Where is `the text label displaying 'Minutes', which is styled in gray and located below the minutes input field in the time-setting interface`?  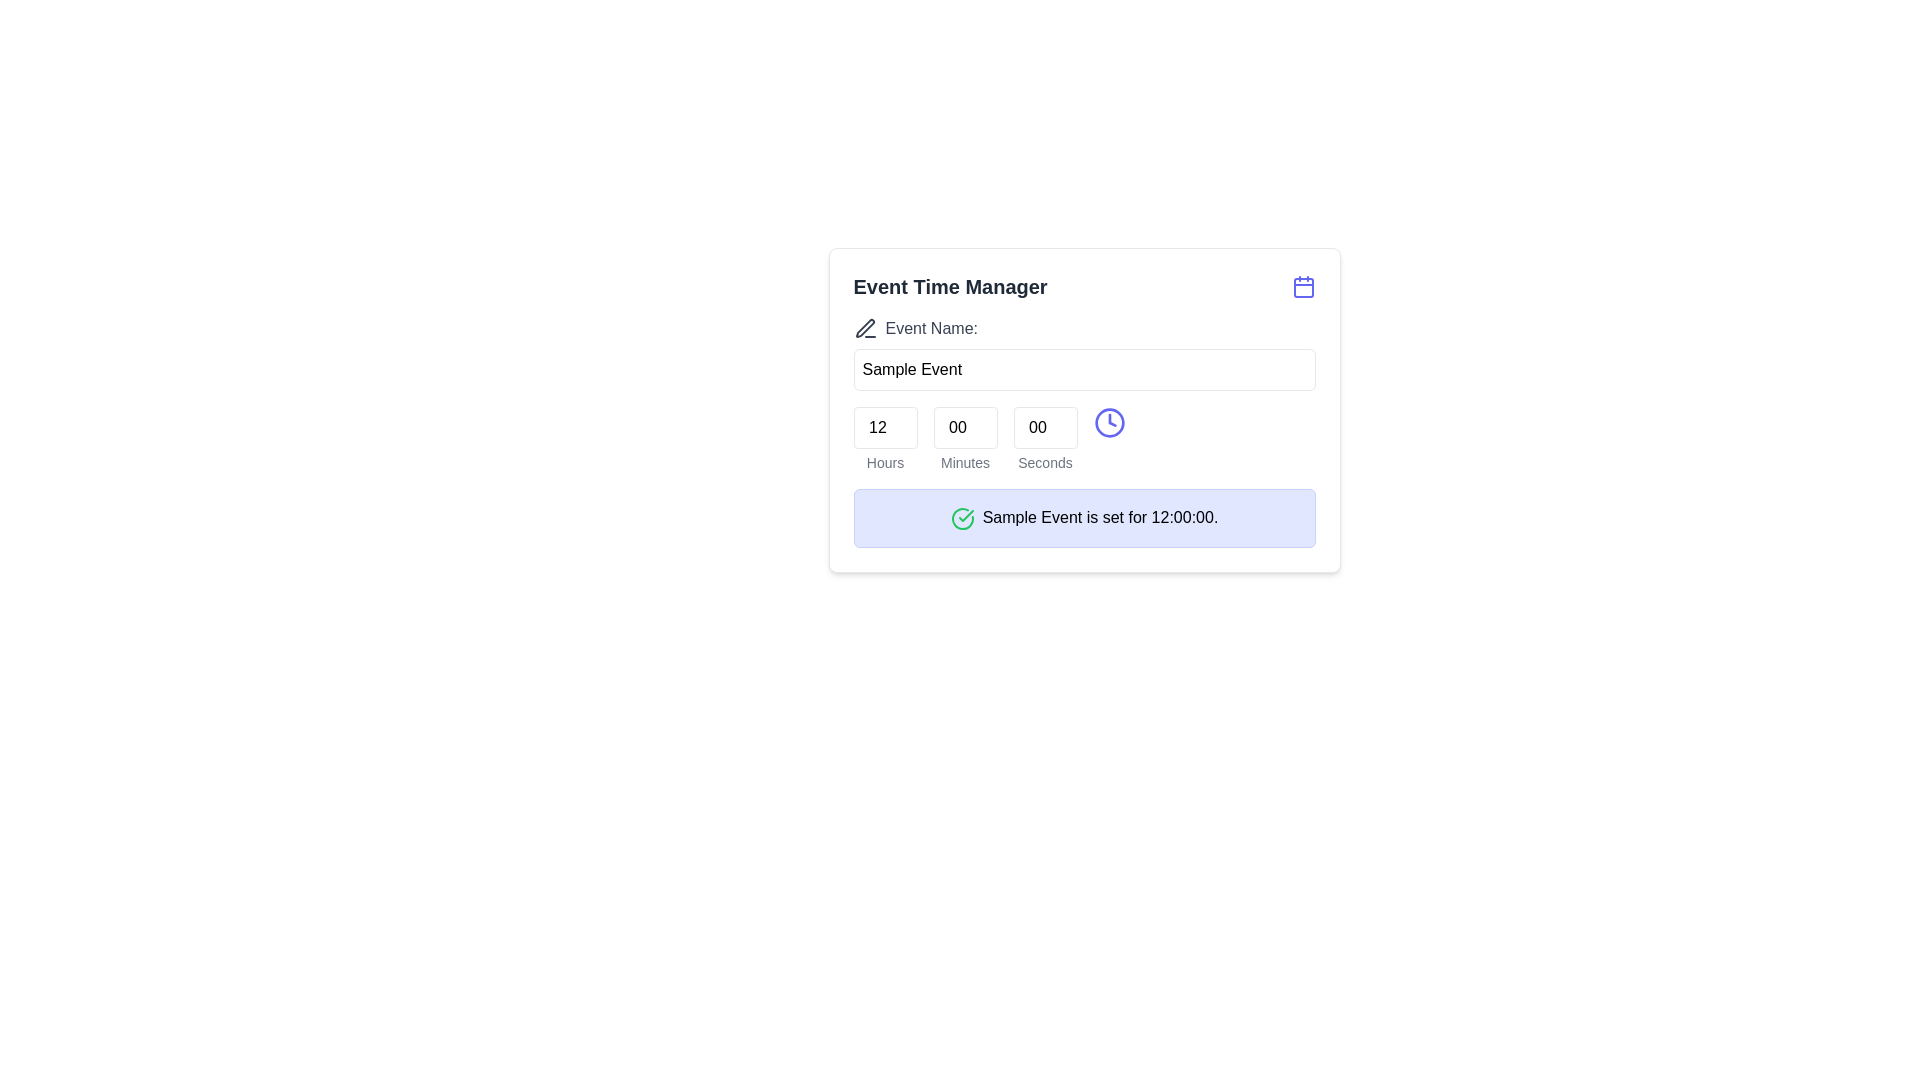 the text label displaying 'Minutes', which is styled in gray and located below the minutes input field in the time-setting interface is located at coordinates (965, 462).